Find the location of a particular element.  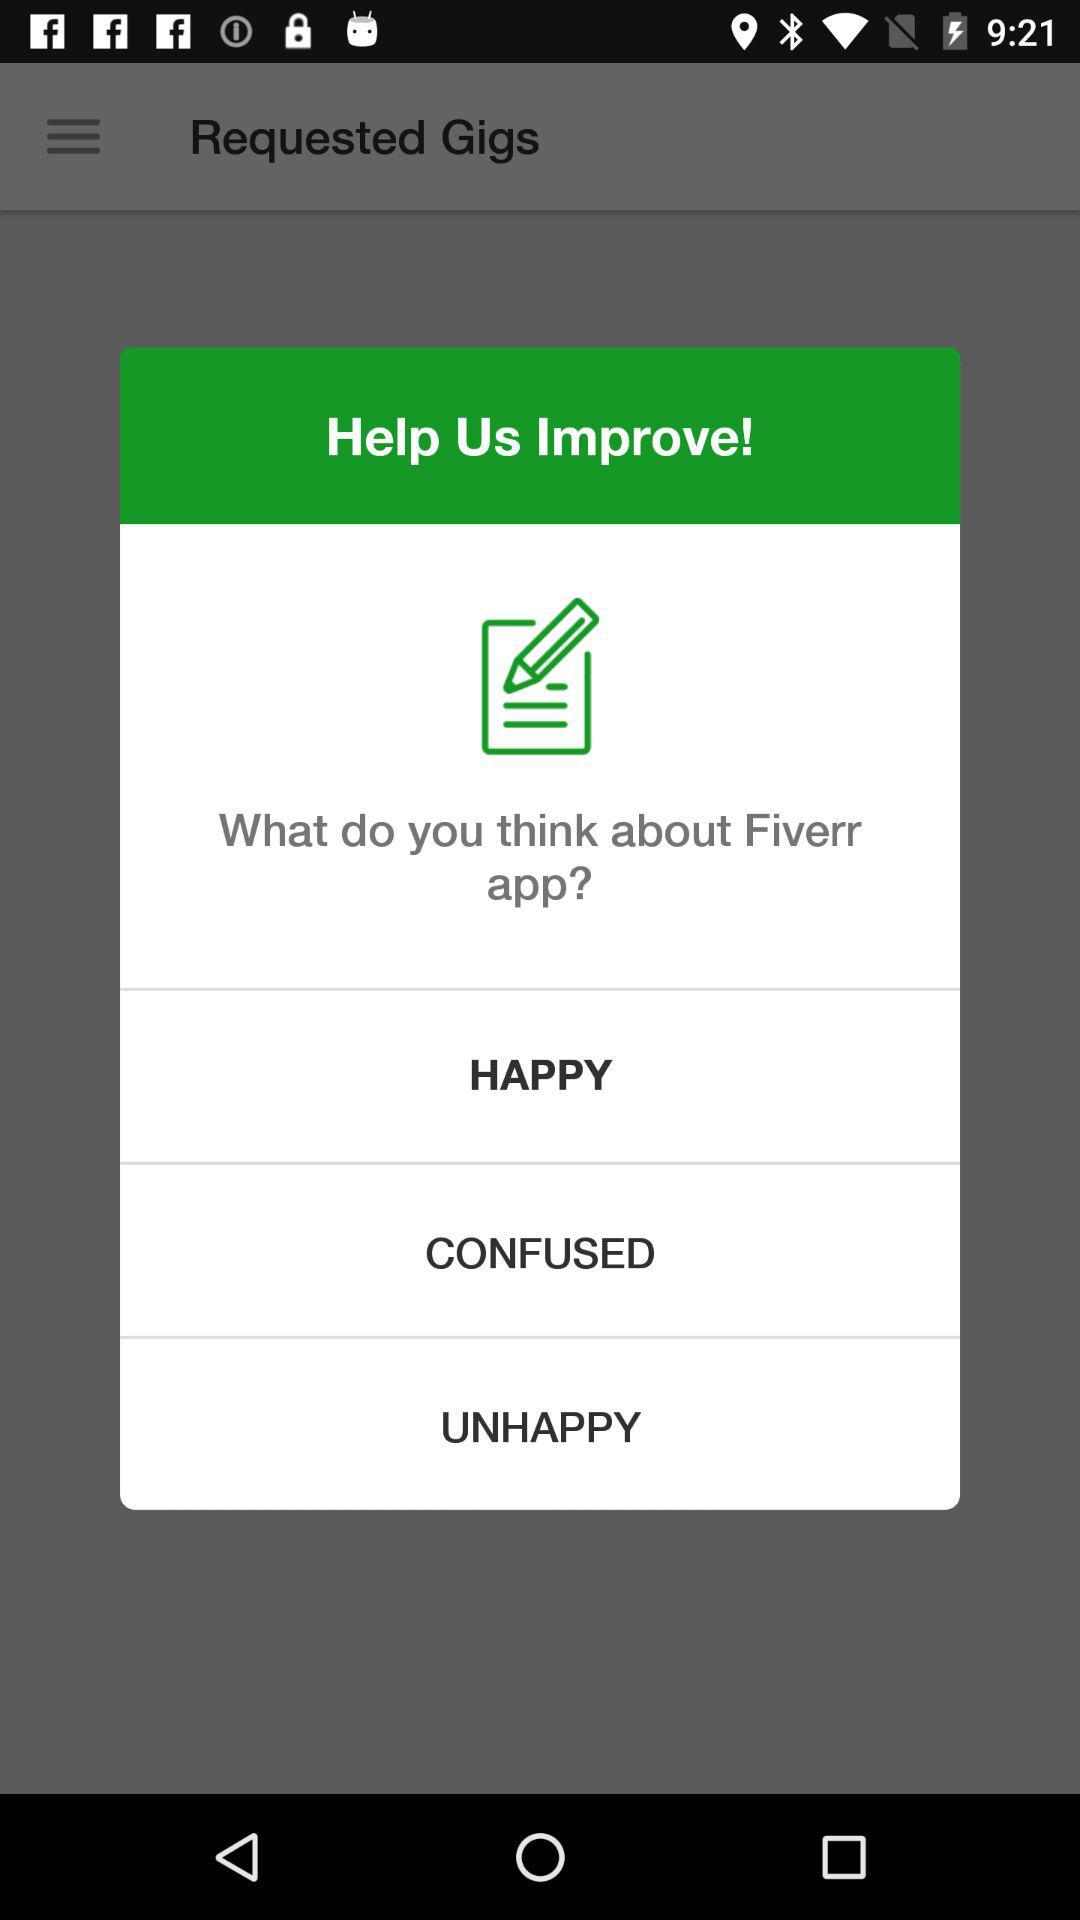

the happy is located at coordinates (540, 1075).